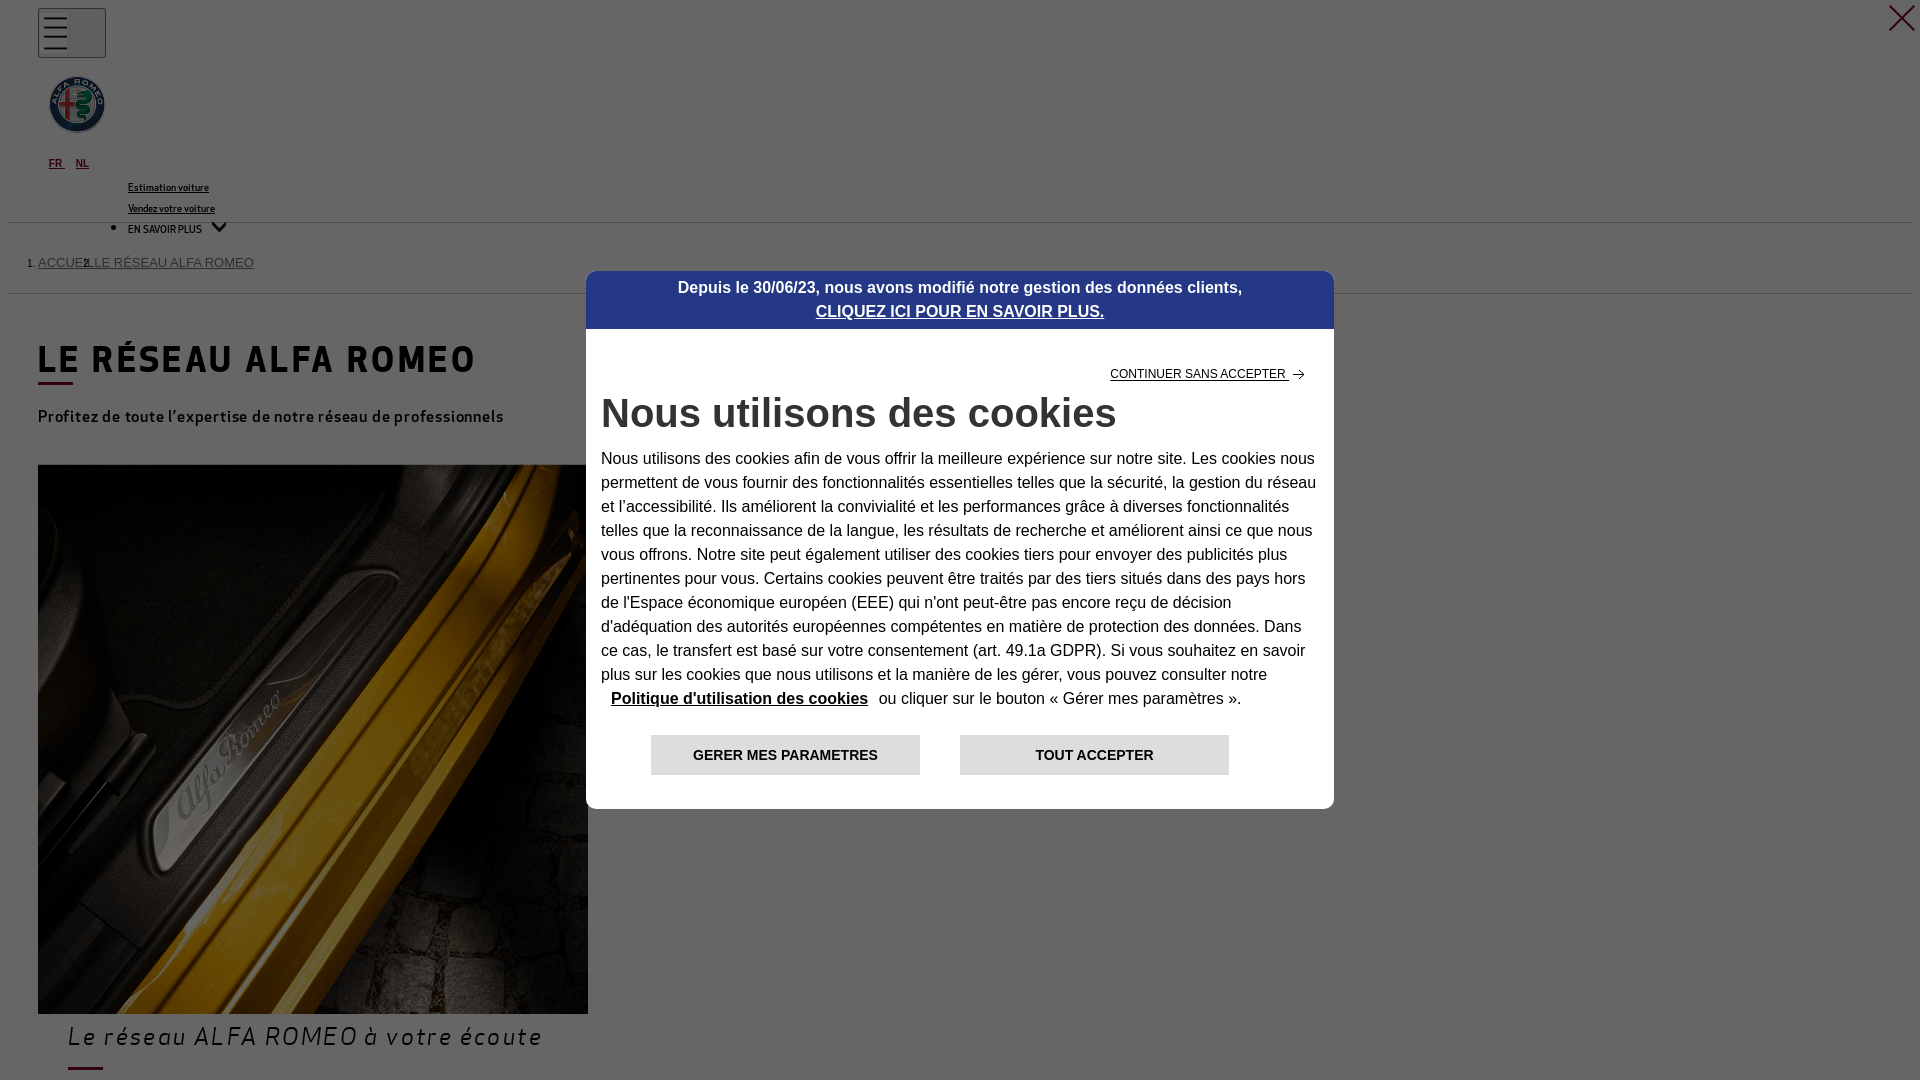 Image resolution: width=1920 pixels, height=1080 pixels. I want to click on 'EN SAVOIR PLUS', so click(127, 229).